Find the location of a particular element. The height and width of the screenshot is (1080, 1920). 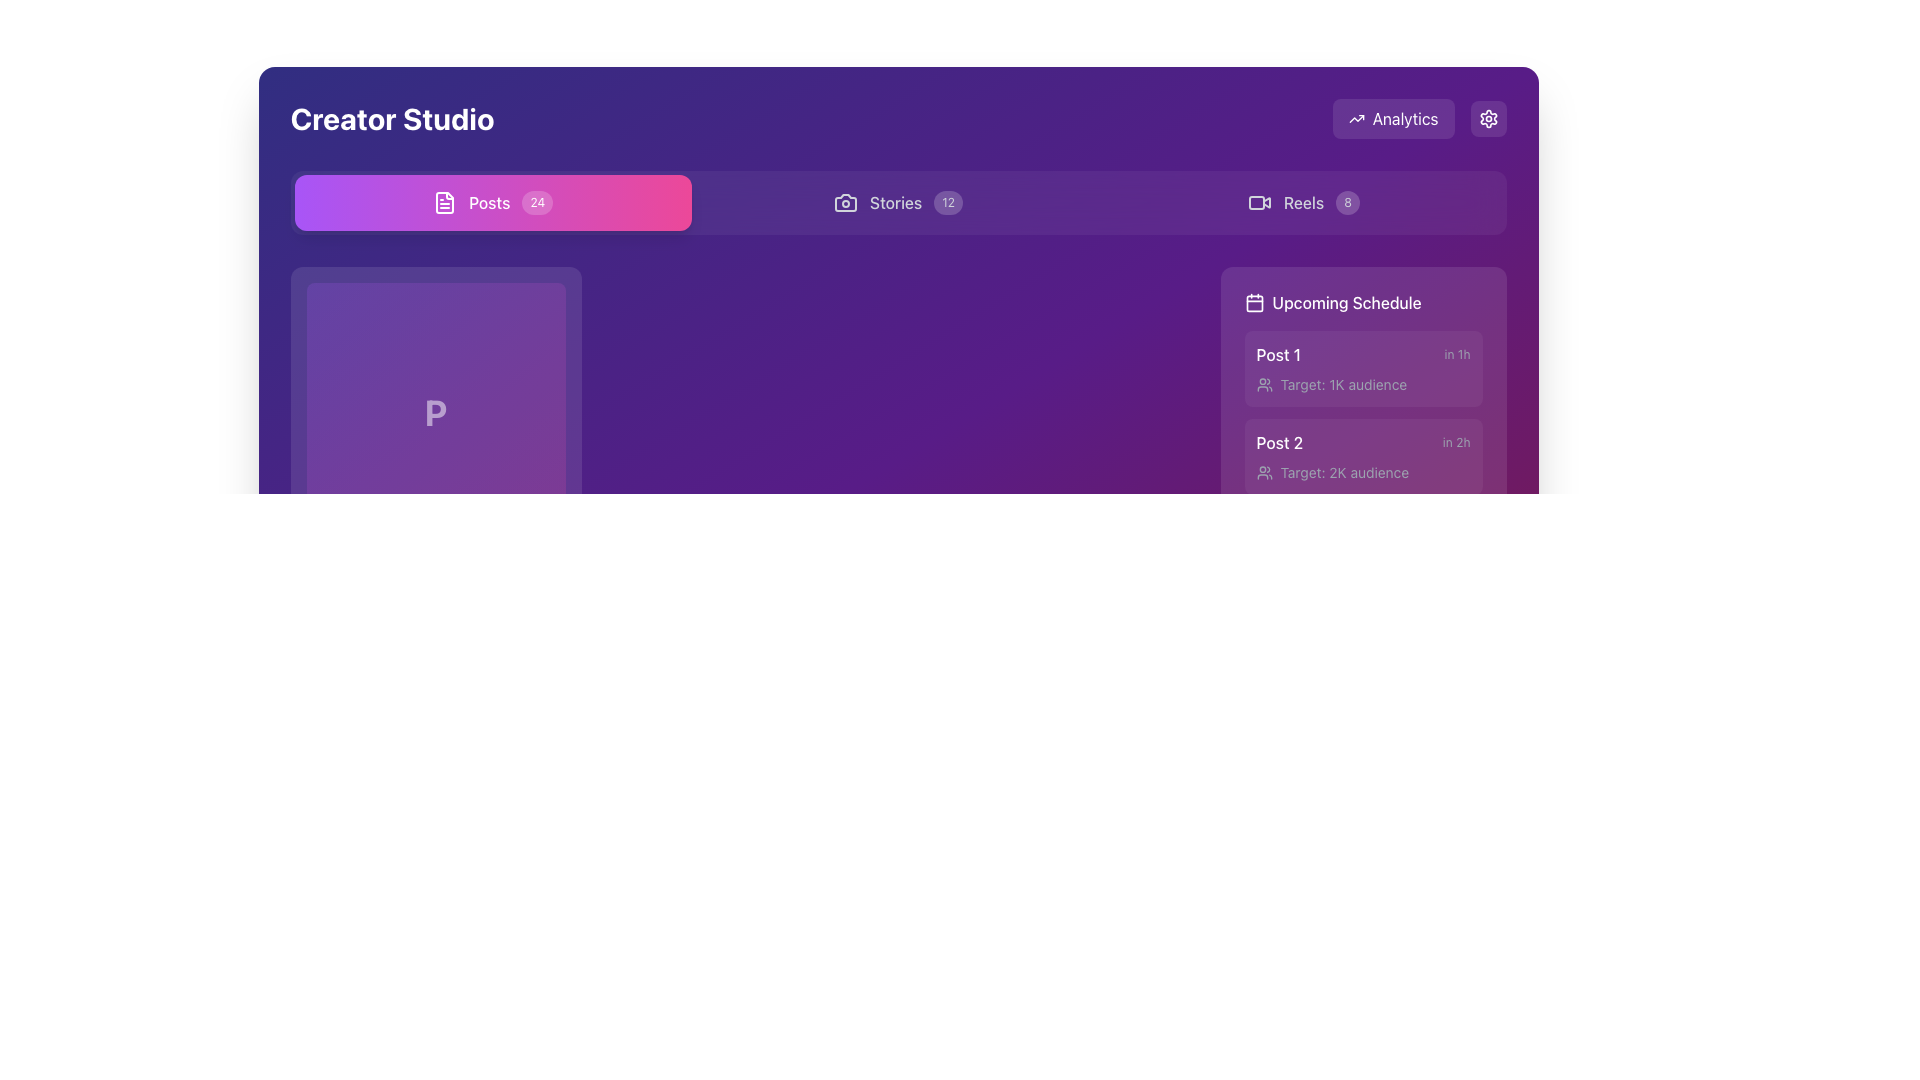

the Informational card featuring a gradient background from purple to pink with a large semi-transparent white letter 'P' centered in bold font to interact with it is located at coordinates (435, 447).